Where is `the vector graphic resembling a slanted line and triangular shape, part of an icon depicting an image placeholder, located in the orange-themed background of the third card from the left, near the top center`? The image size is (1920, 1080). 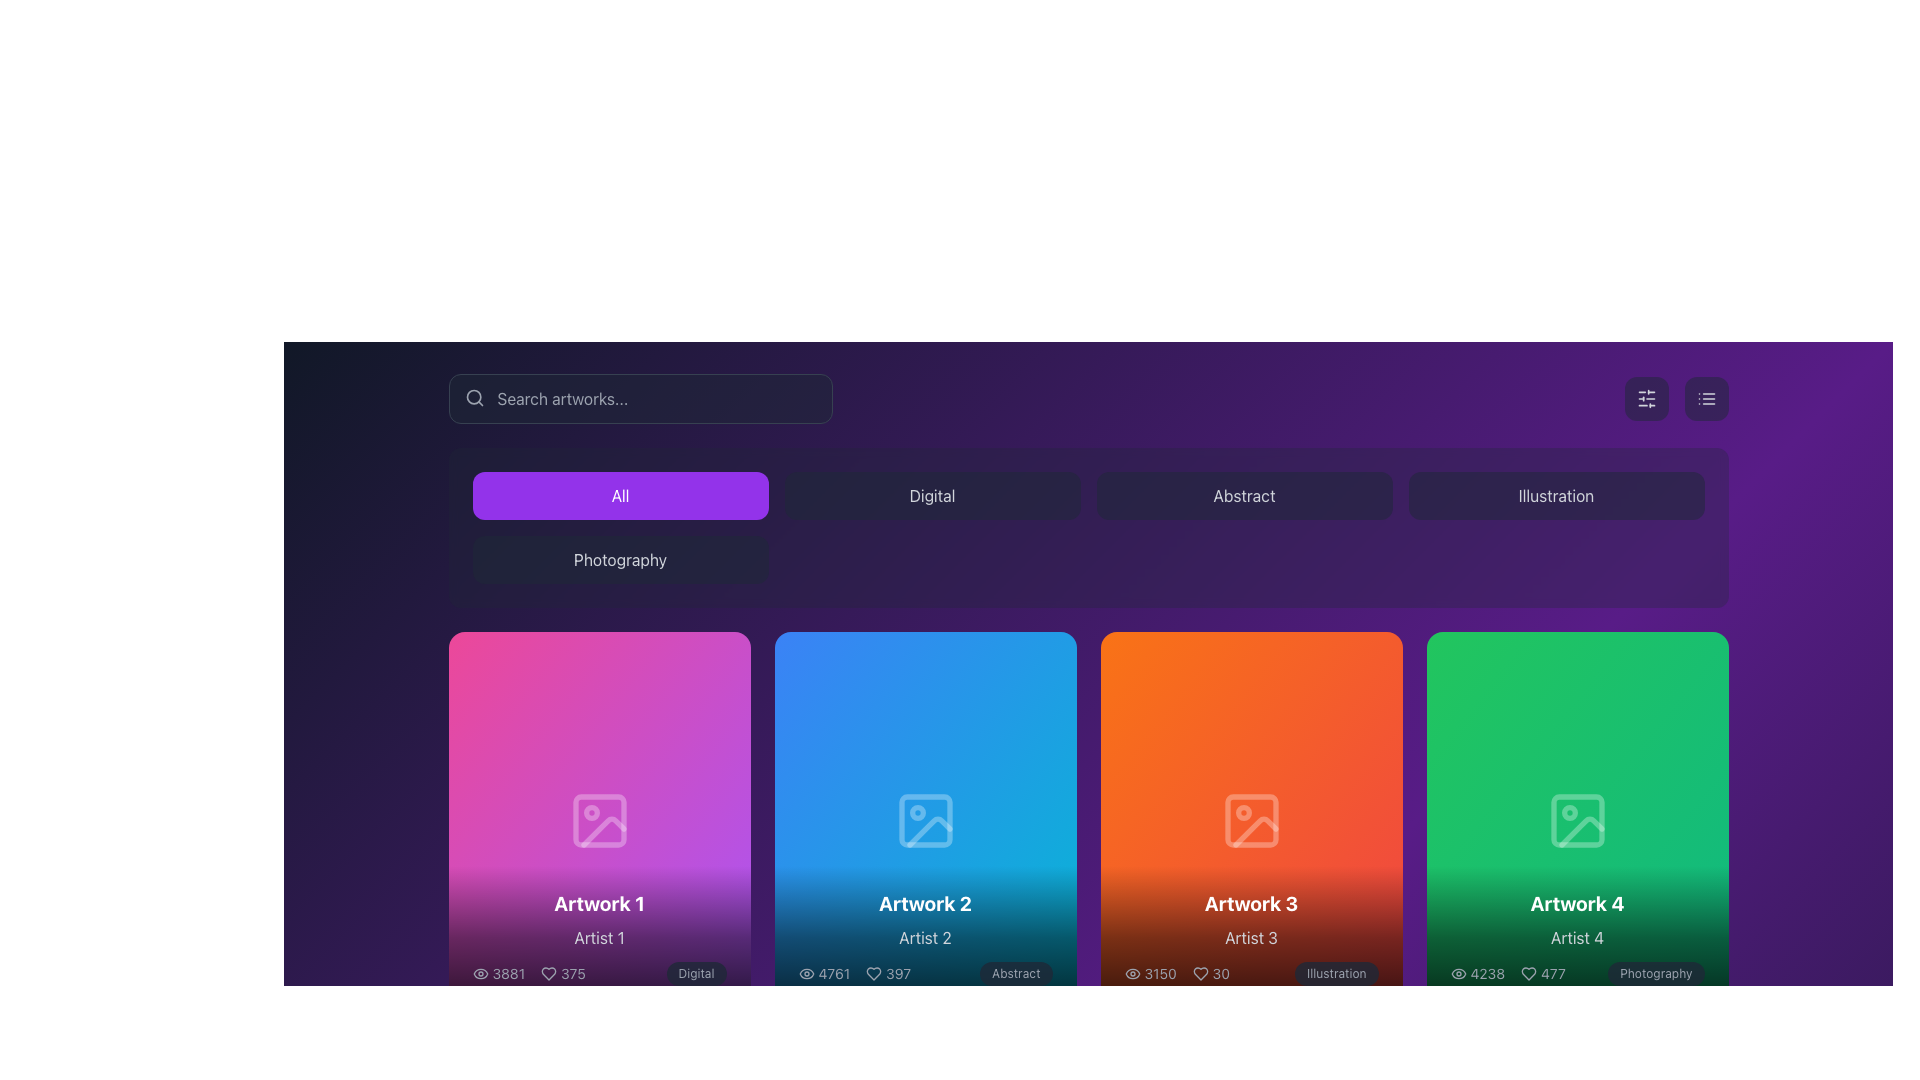
the vector graphic resembling a slanted line and triangular shape, part of an icon depicting an image placeholder, located in the orange-themed background of the third card from the left, near the top center is located at coordinates (1254, 831).